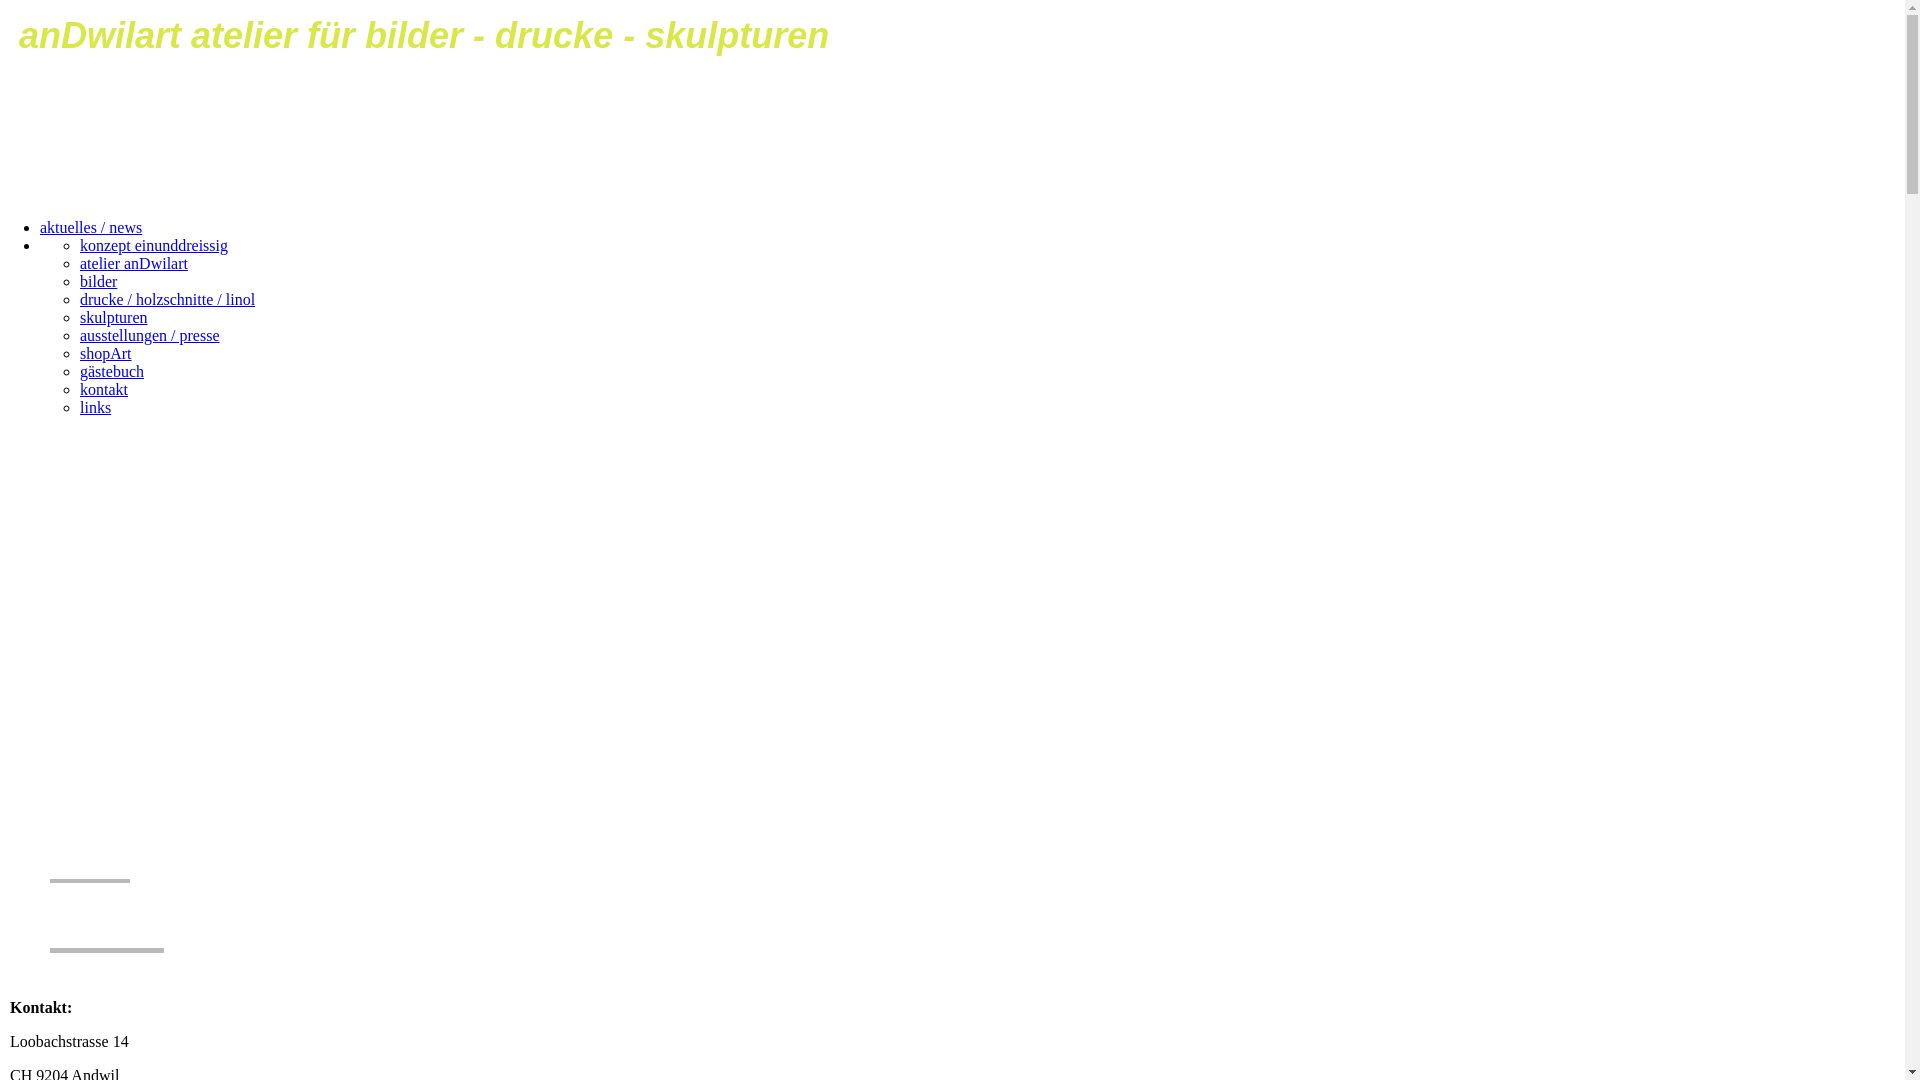  Describe the element at coordinates (104, 352) in the screenshot. I see `'shopArt'` at that location.